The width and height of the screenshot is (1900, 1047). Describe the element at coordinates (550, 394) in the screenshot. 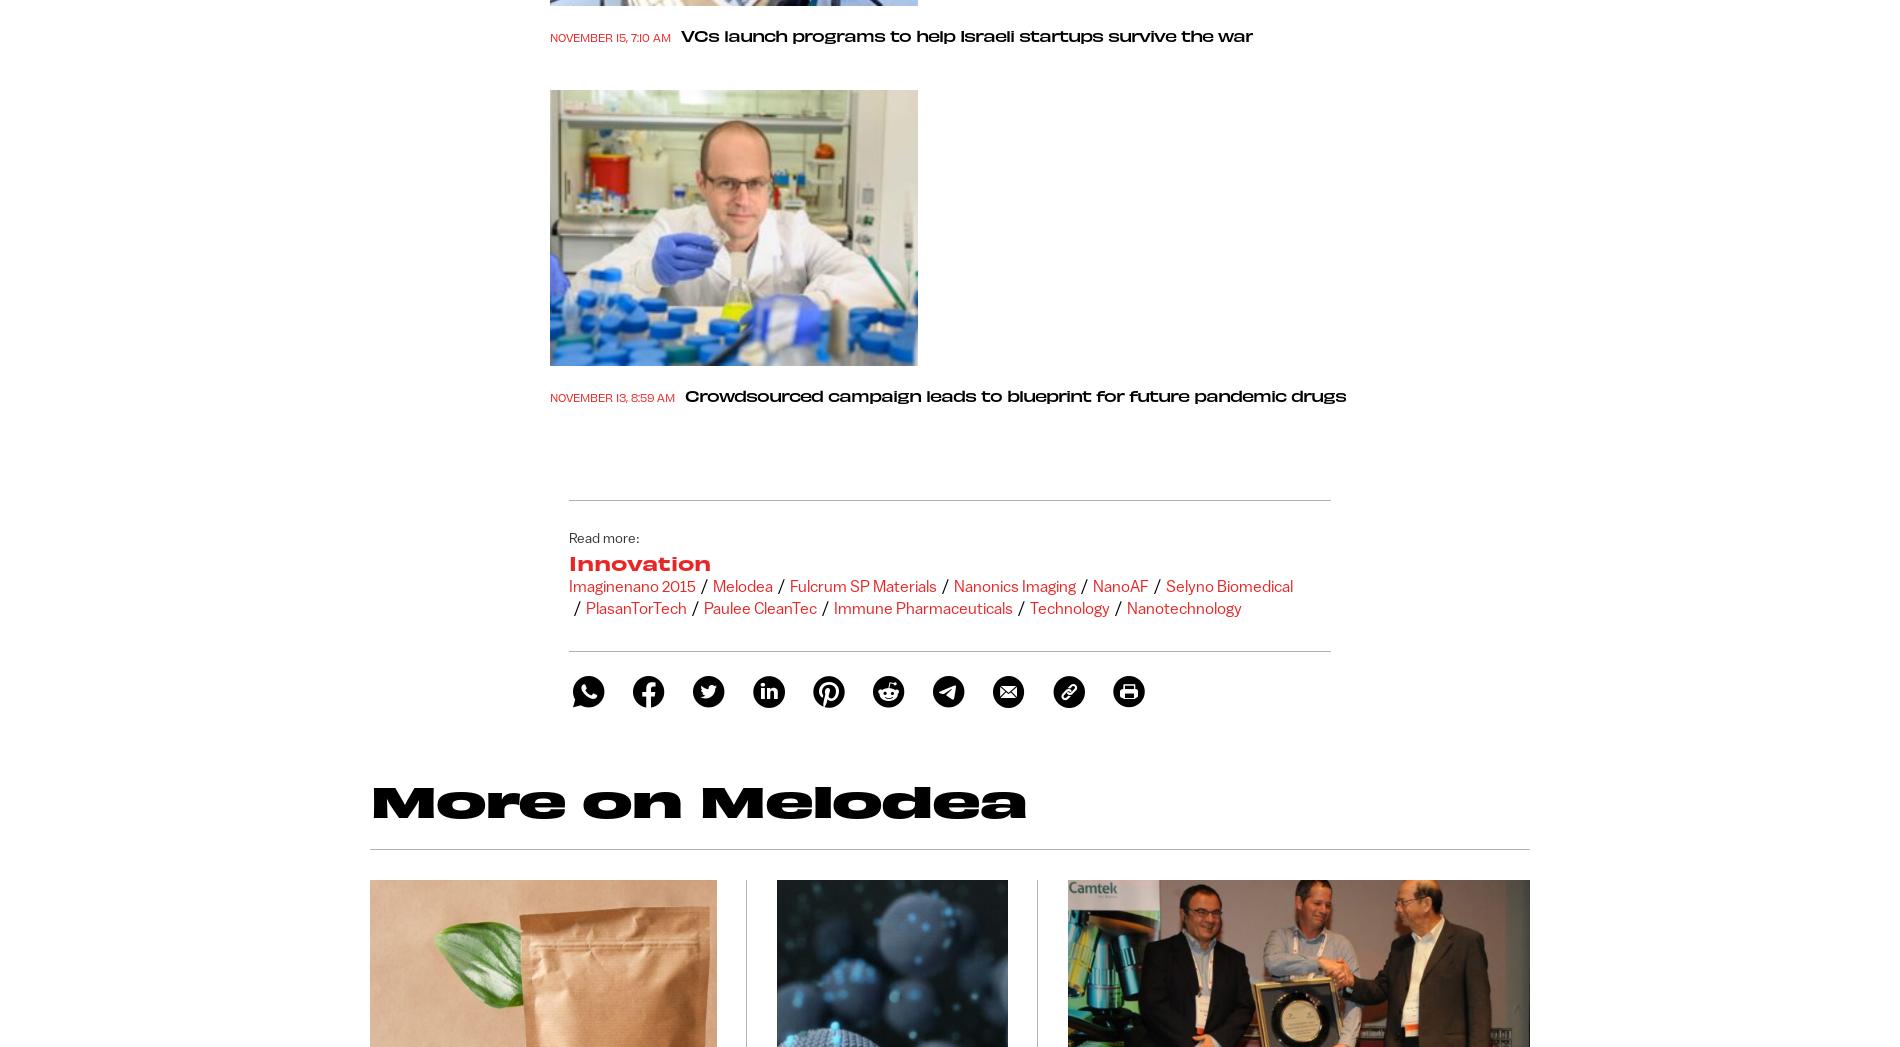

I see `'November 13, 8:59 am'` at that location.